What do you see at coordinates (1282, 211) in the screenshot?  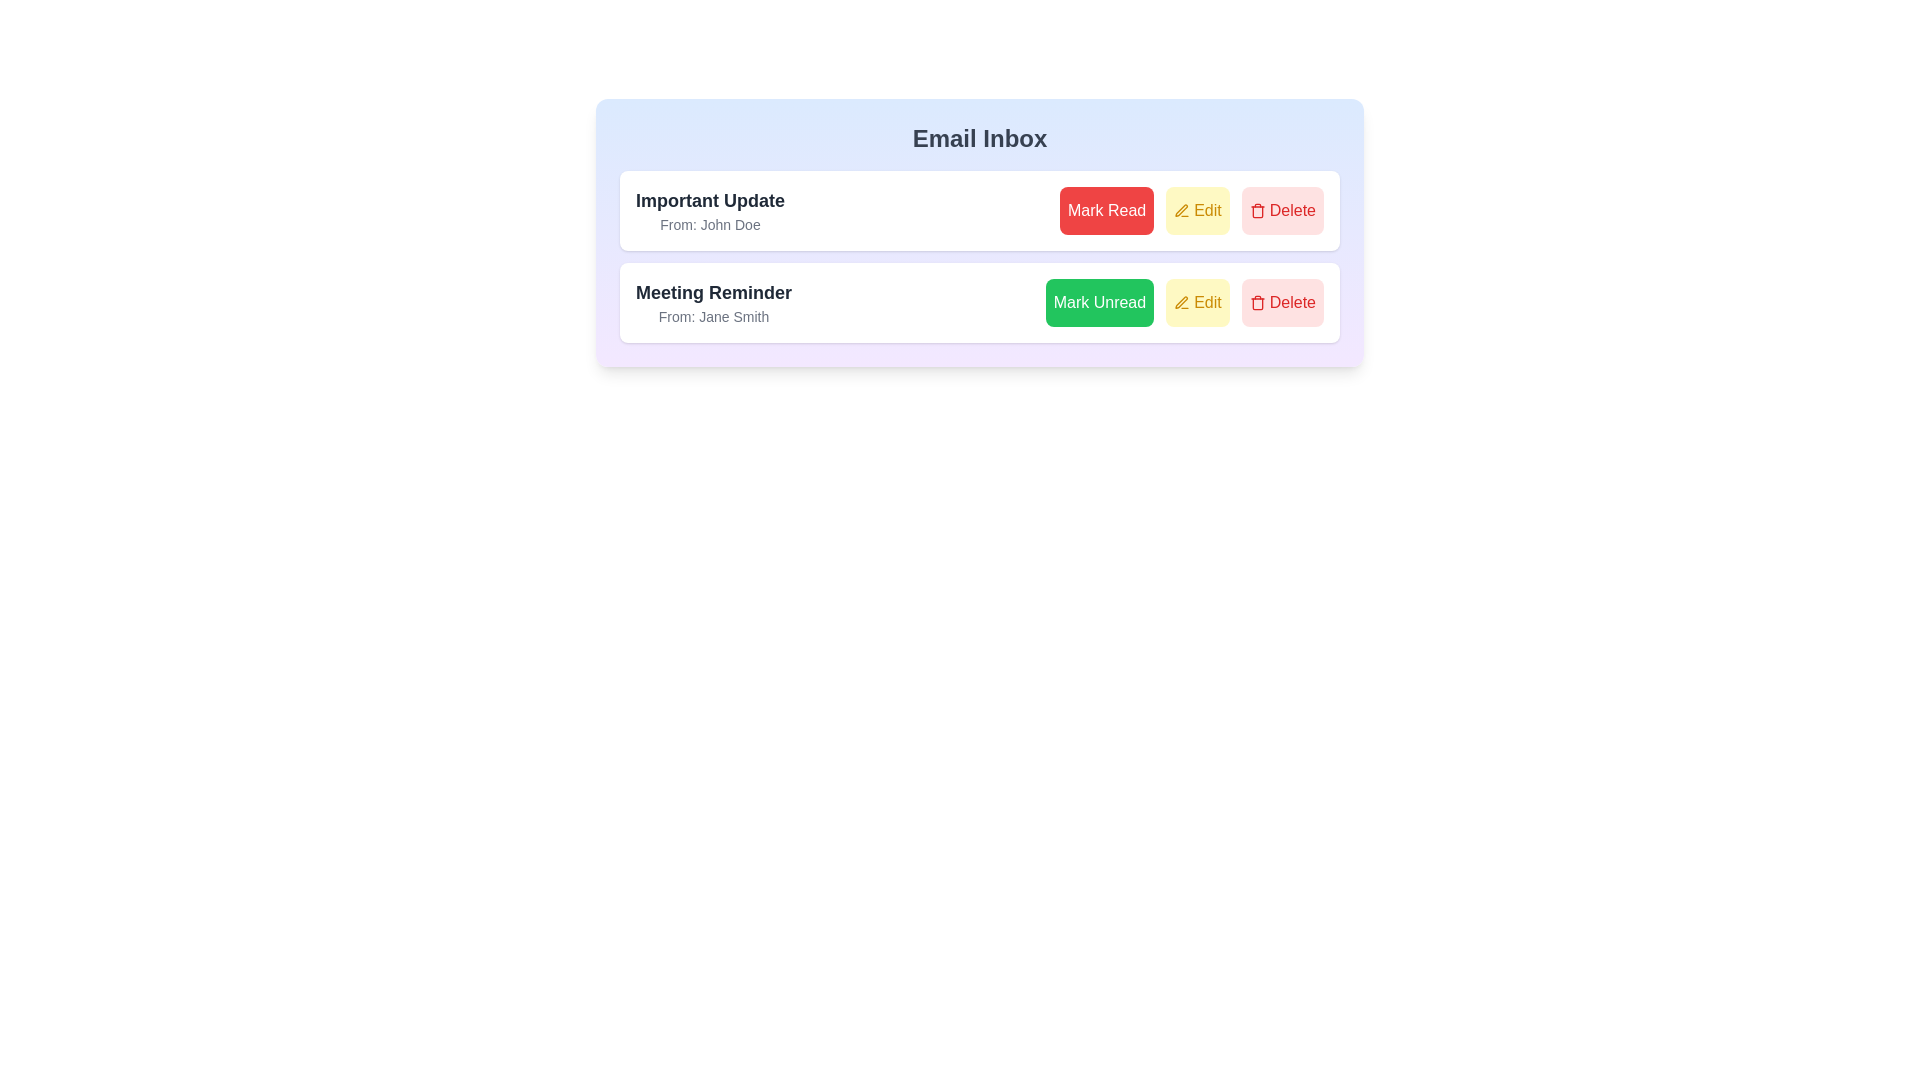 I see `the delete button for the email with subject 'Important Update'` at bounding box center [1282, 211].